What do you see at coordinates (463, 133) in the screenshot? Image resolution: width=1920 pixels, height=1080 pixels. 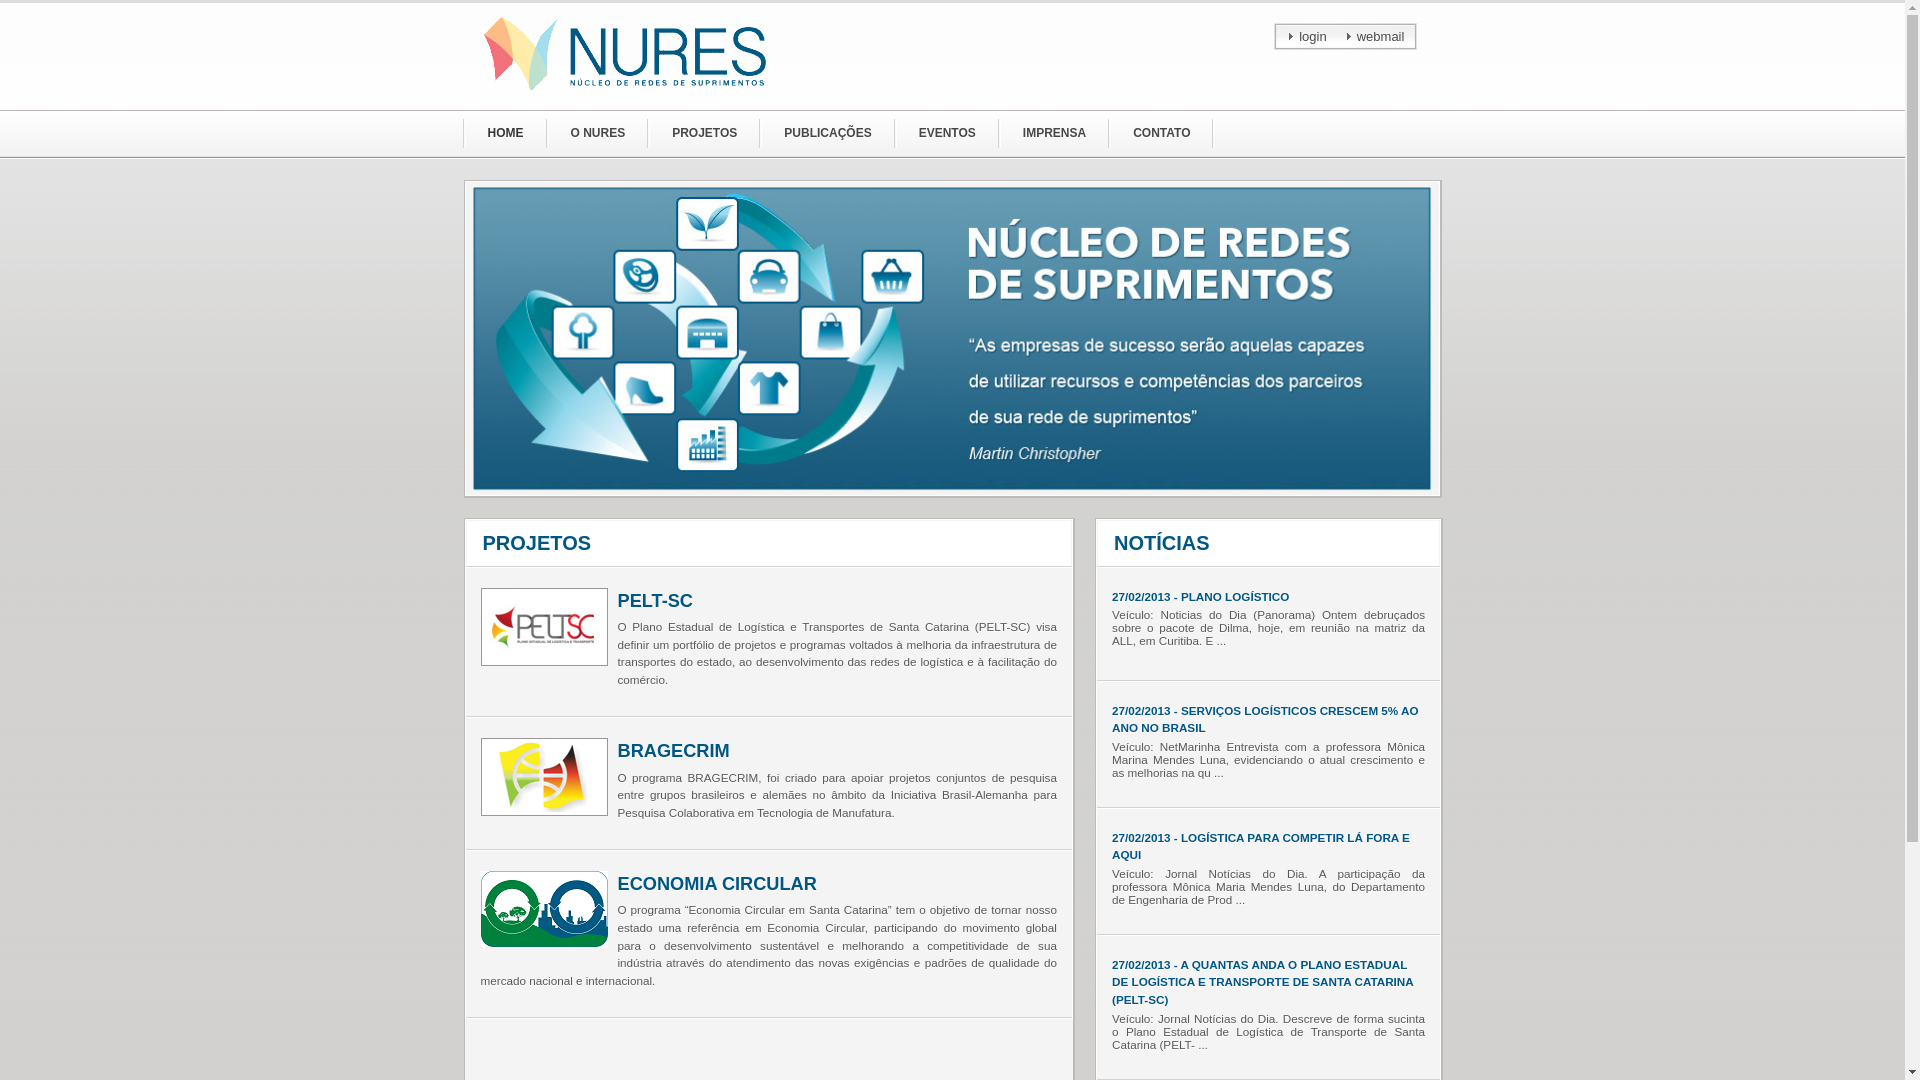 I see `'HOME'` at bounding box center [463, 133].